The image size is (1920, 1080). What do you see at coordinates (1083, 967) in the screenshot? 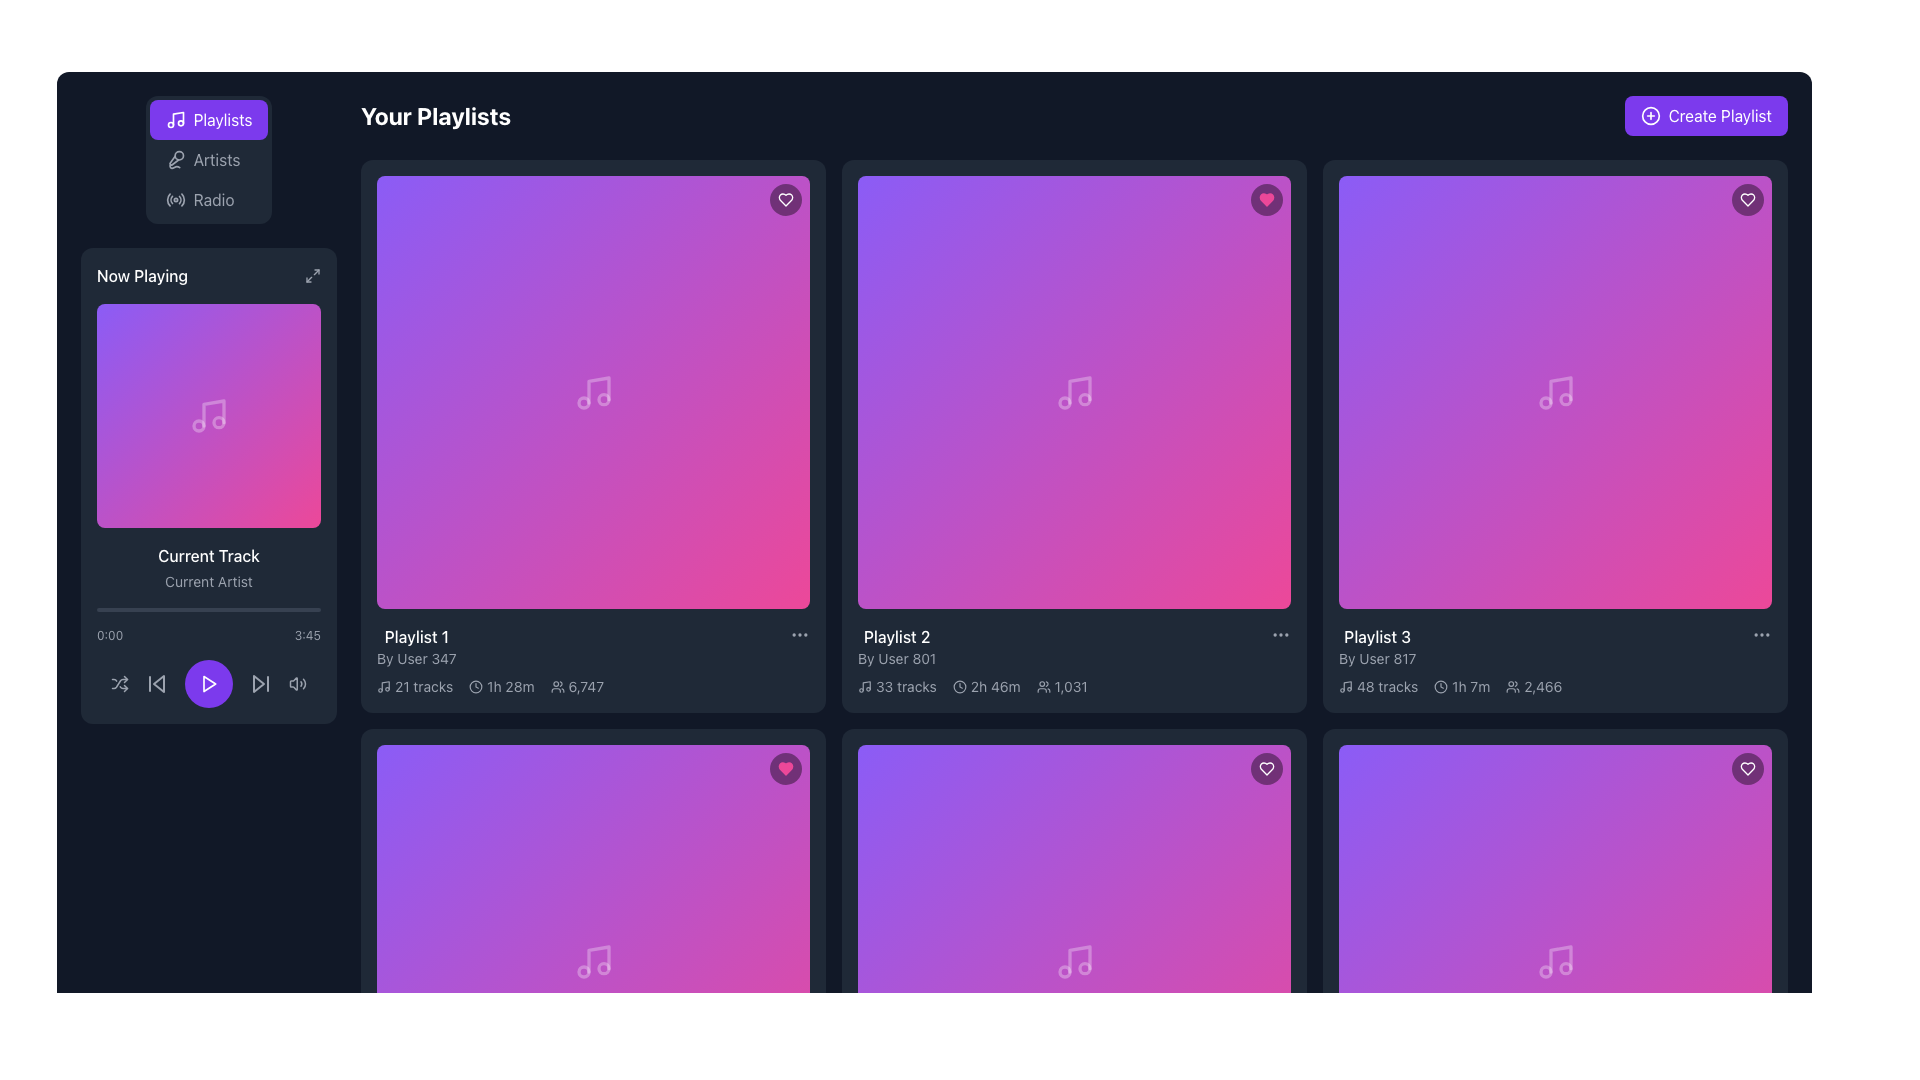
I see `the rightmost circle of the musical note icon located in the bottom-right playlist box of the grid layout` at bounding box center [1083, 967].